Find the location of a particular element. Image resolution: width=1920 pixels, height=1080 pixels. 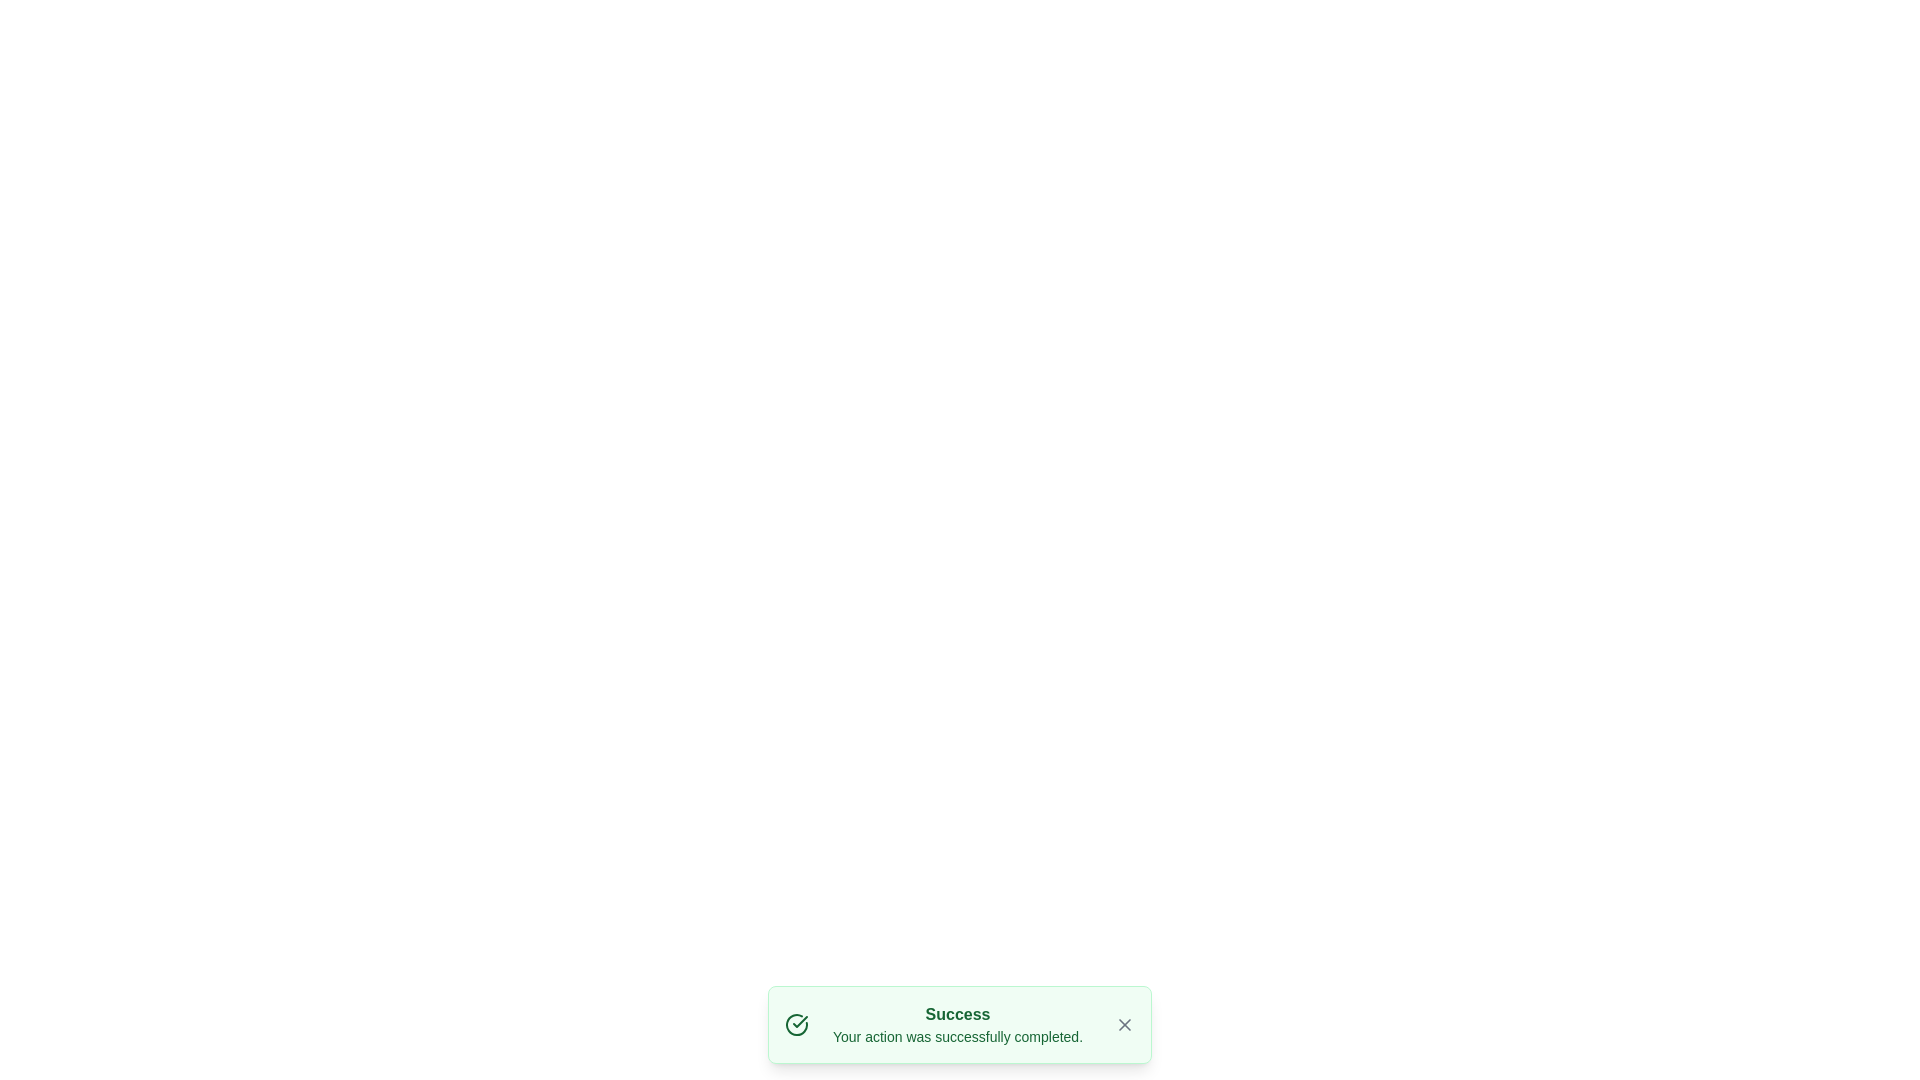

the dismiss button with a '×' symbol located at the far-right of the green notification box is located at coordinates (1124, 1025).